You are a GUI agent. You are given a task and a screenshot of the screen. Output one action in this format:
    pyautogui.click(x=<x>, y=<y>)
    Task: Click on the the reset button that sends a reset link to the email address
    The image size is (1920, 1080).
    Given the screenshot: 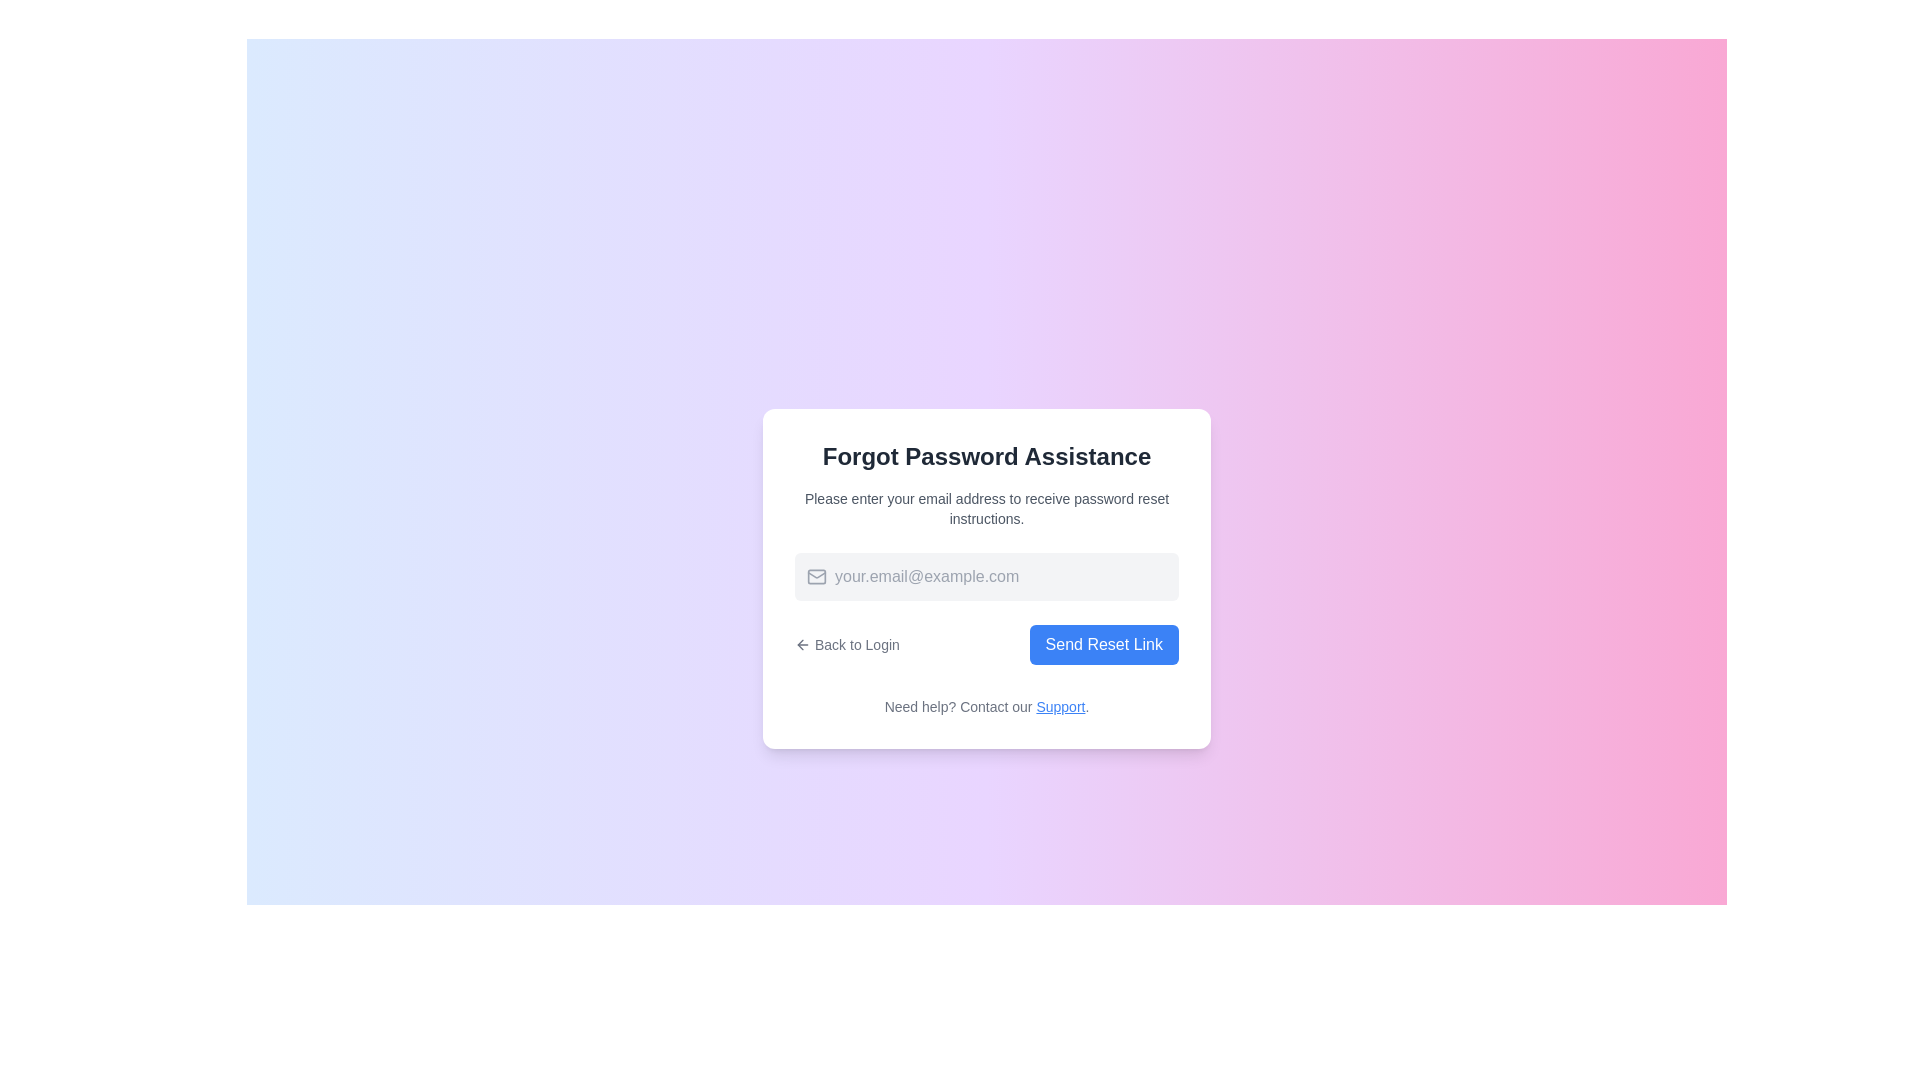 What is the action you would take?
    pyautogui.click(x=1103, y=644)
    